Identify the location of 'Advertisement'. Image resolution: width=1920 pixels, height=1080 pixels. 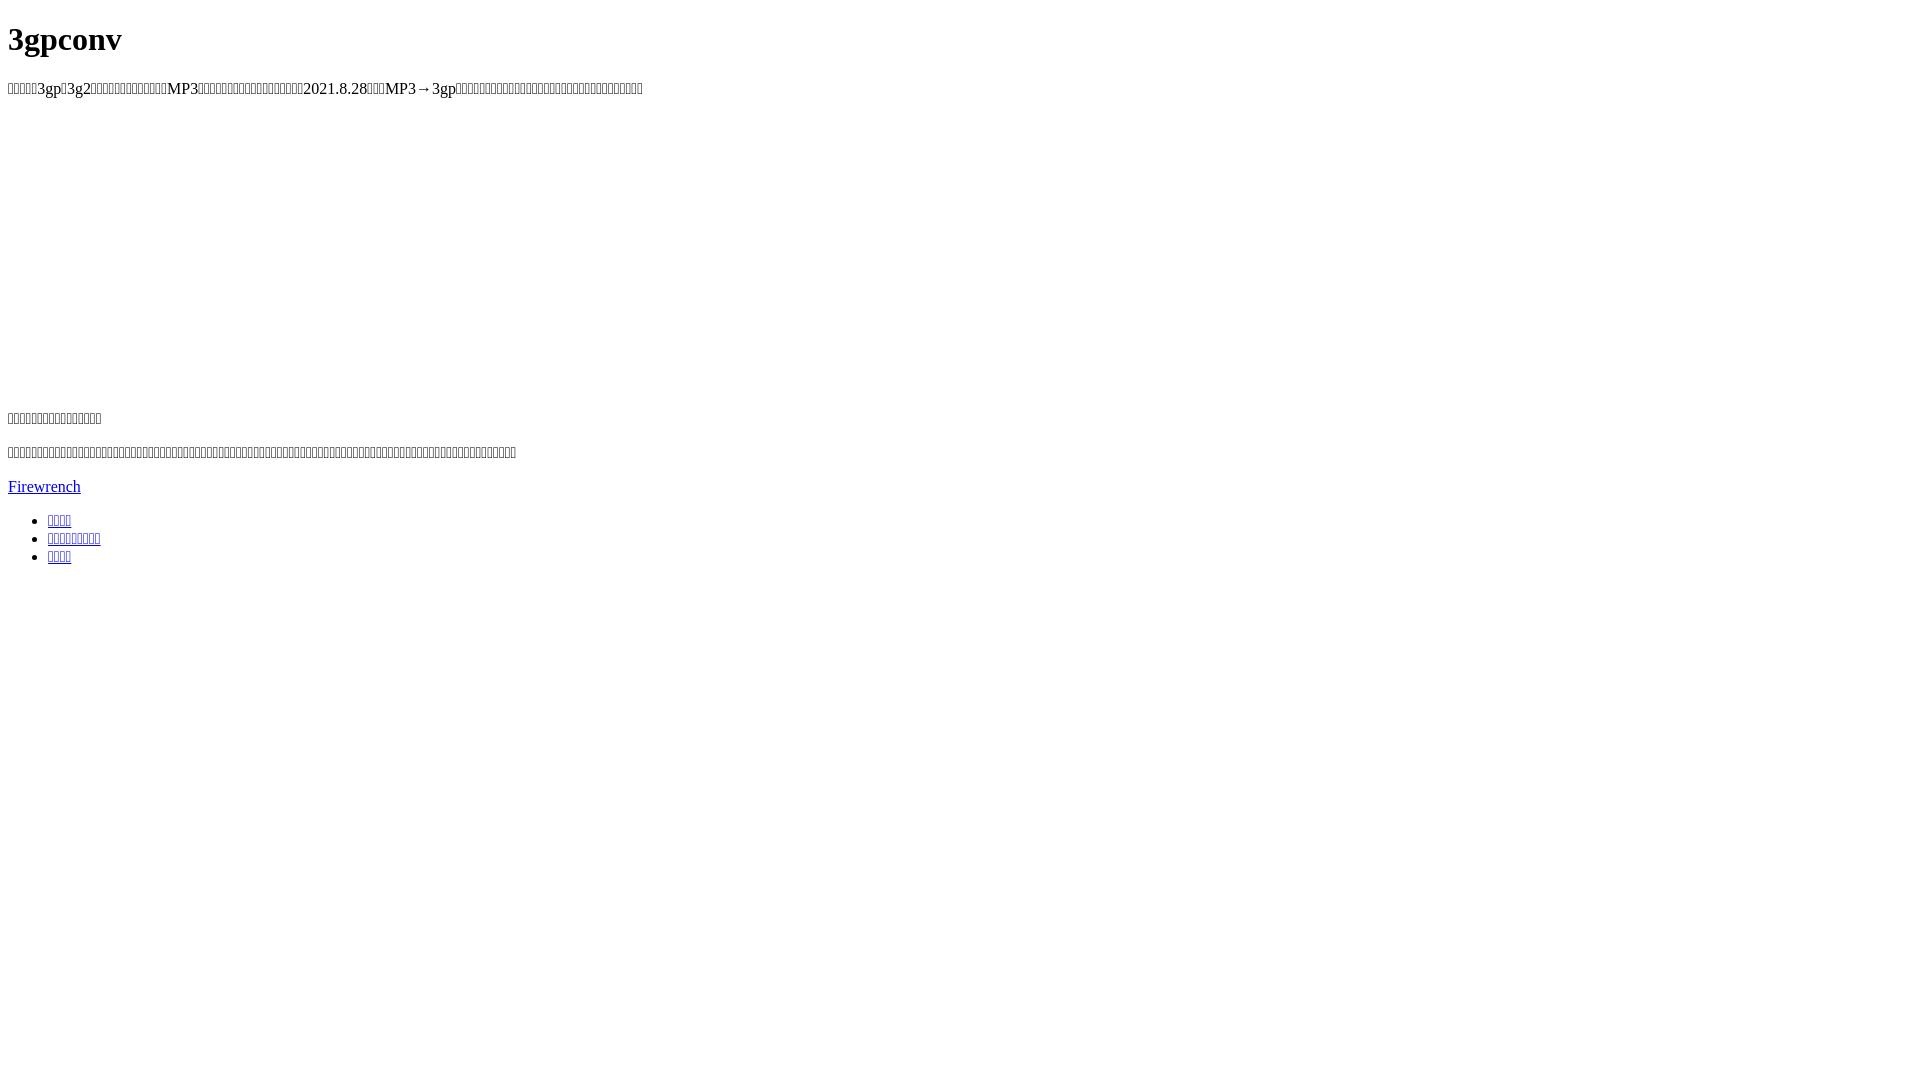
(607, 253).